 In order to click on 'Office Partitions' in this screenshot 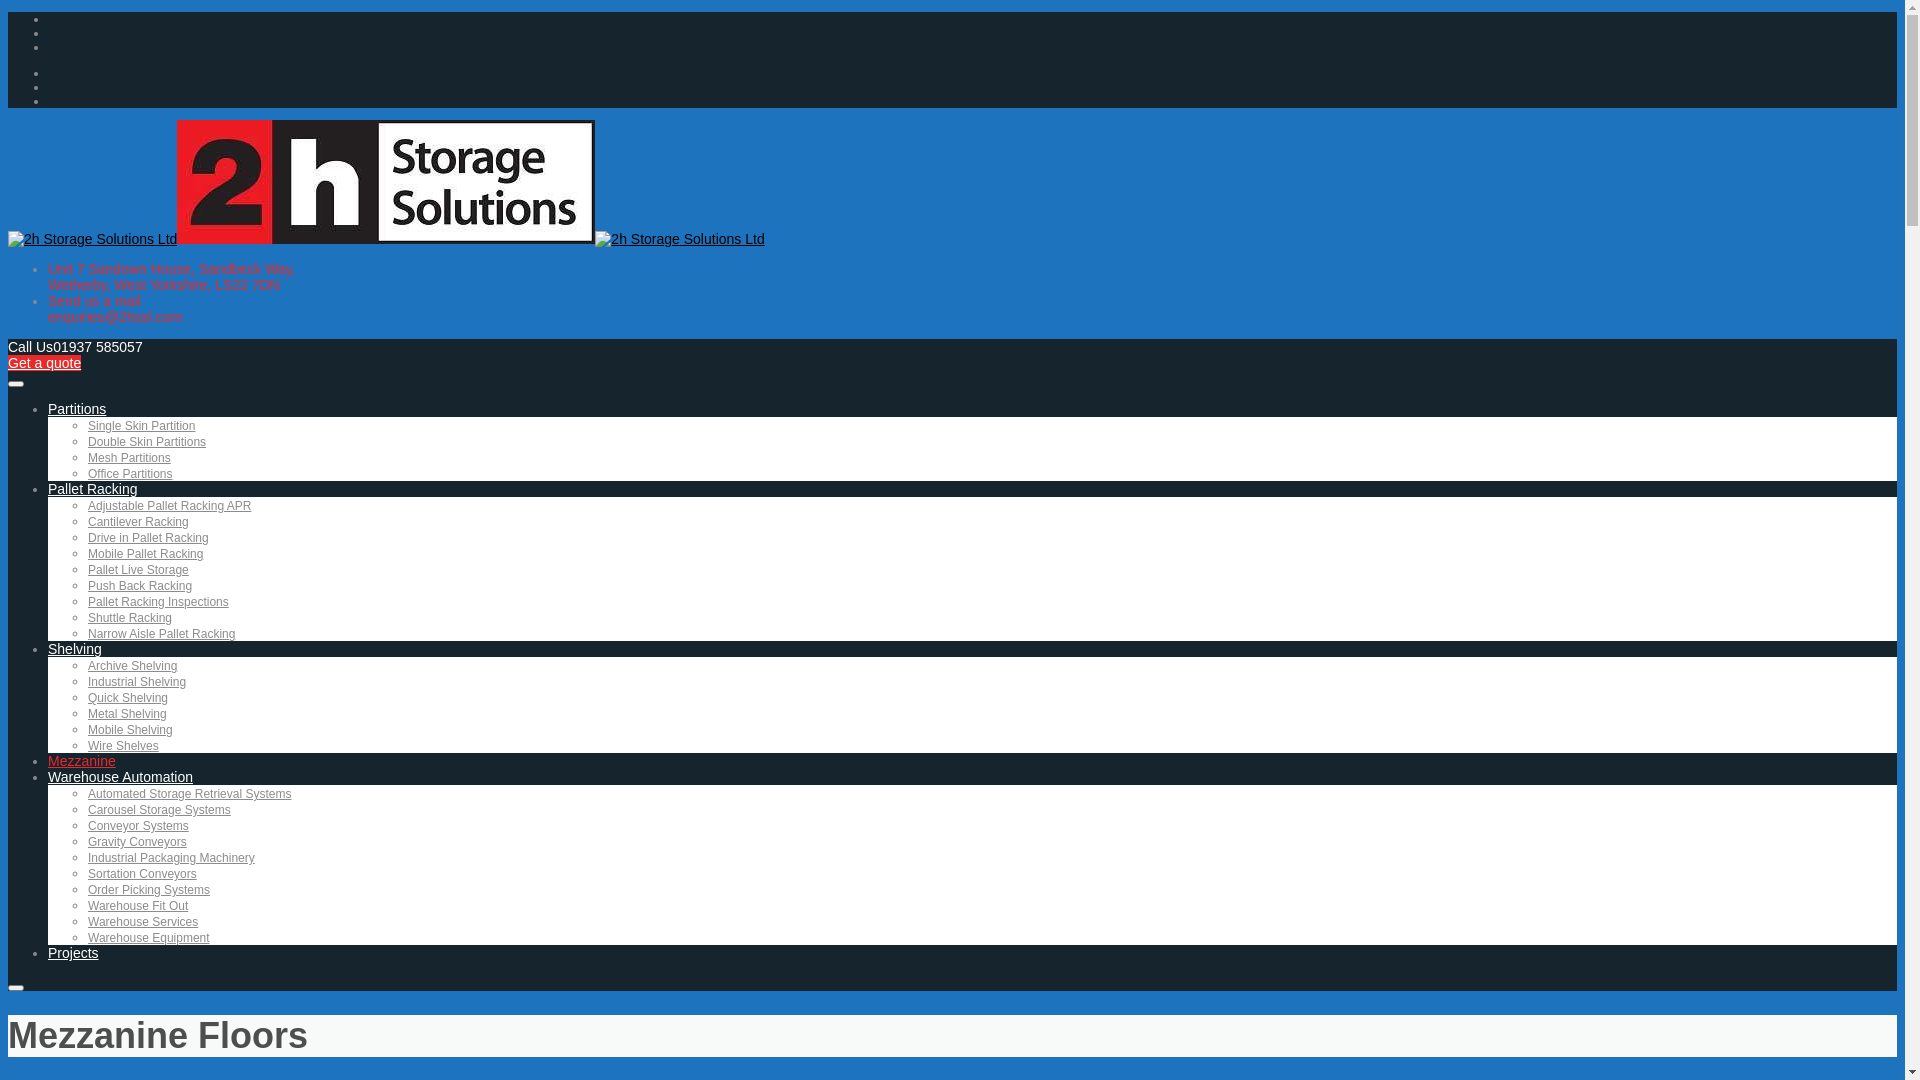, I will do `click(86, 474)`.